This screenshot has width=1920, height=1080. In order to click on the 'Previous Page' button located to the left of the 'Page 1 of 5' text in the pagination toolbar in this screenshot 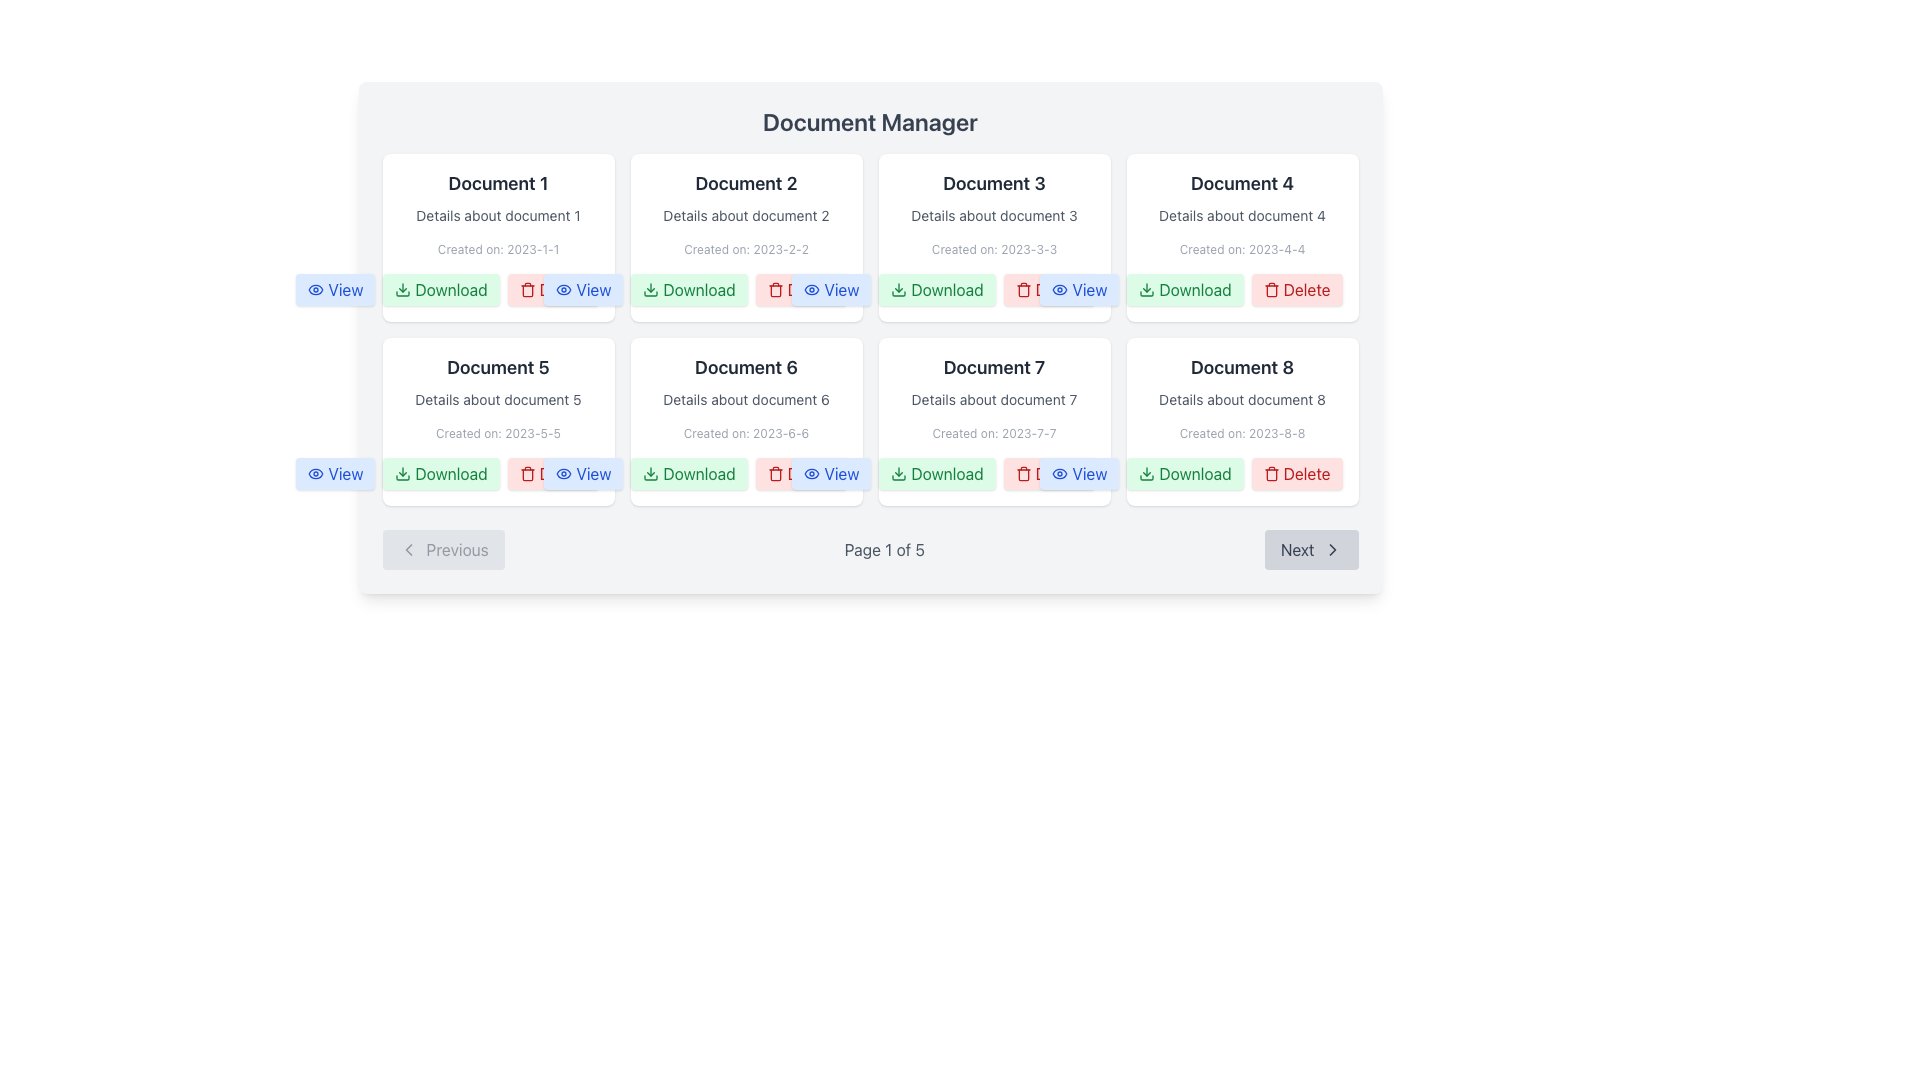, I will do `click(442, 550)`.